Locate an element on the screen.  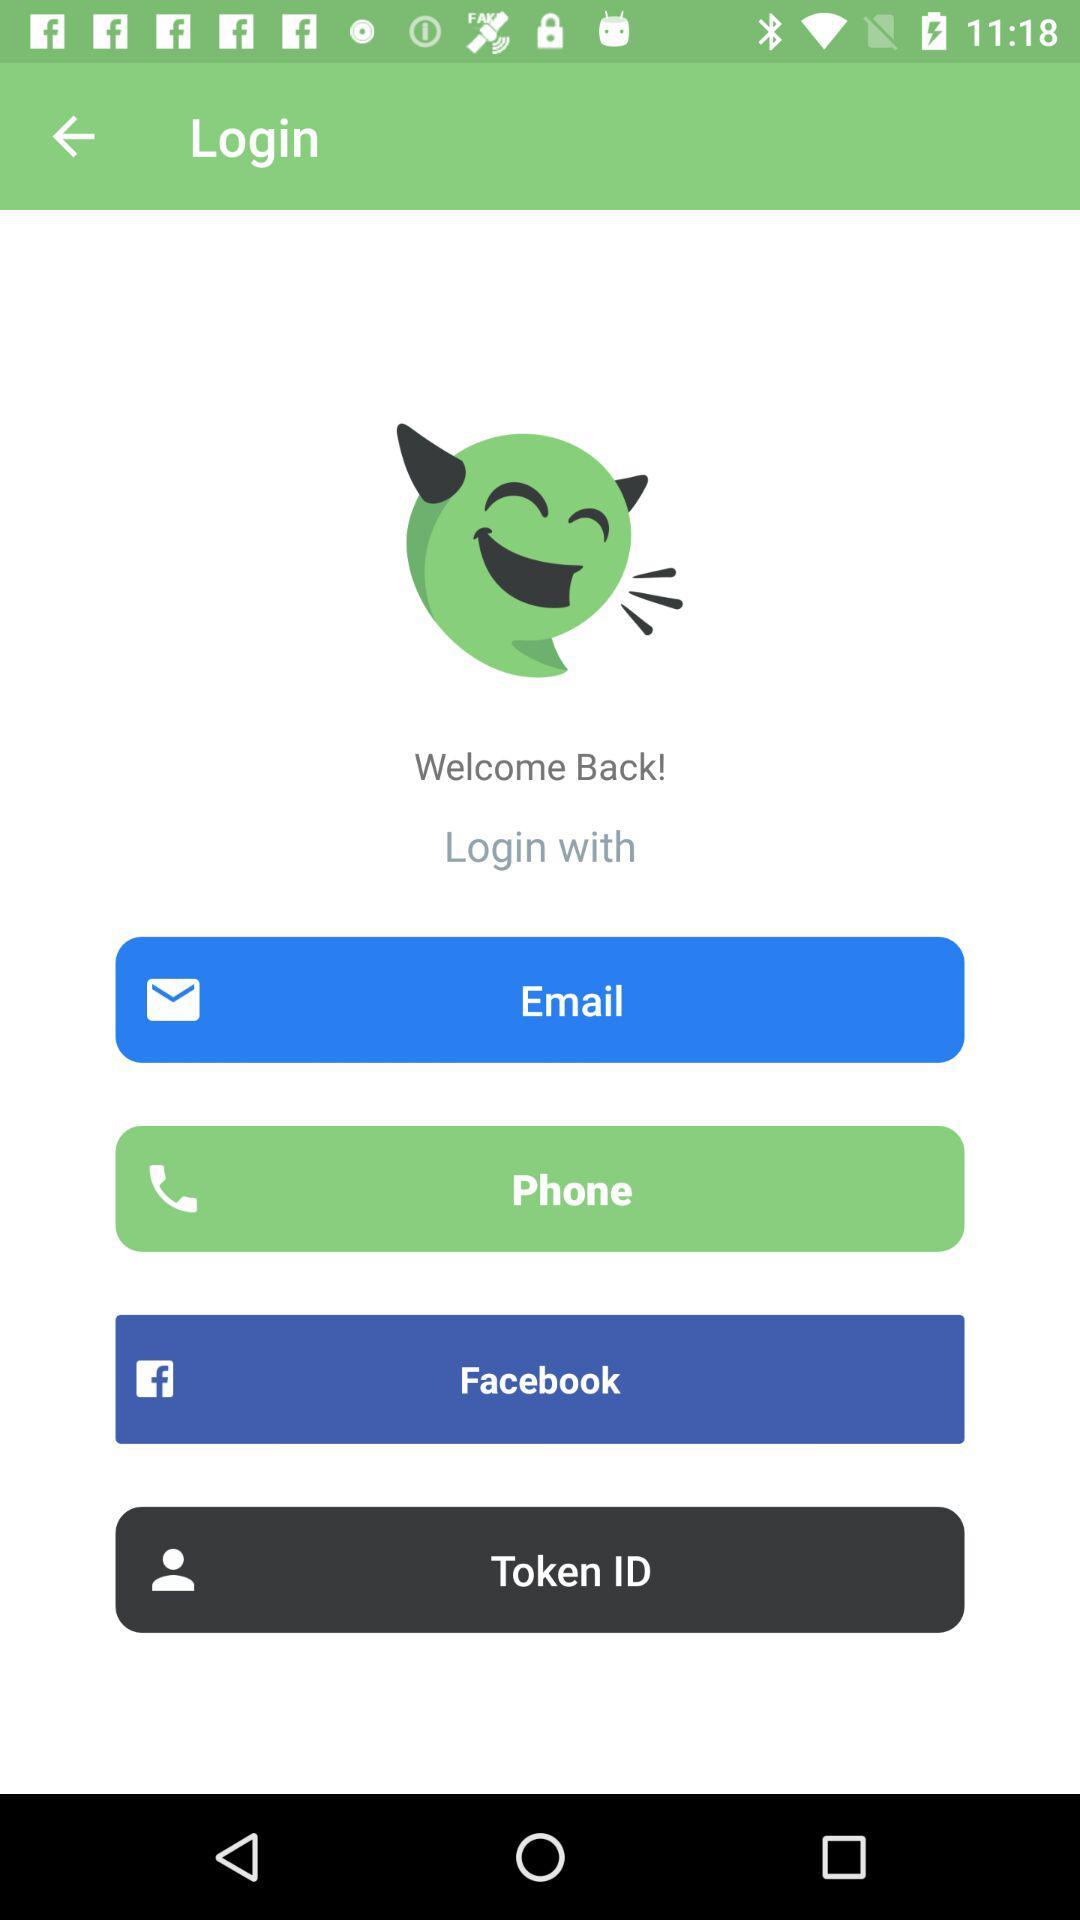
email item is located at coordinates (540, 999).